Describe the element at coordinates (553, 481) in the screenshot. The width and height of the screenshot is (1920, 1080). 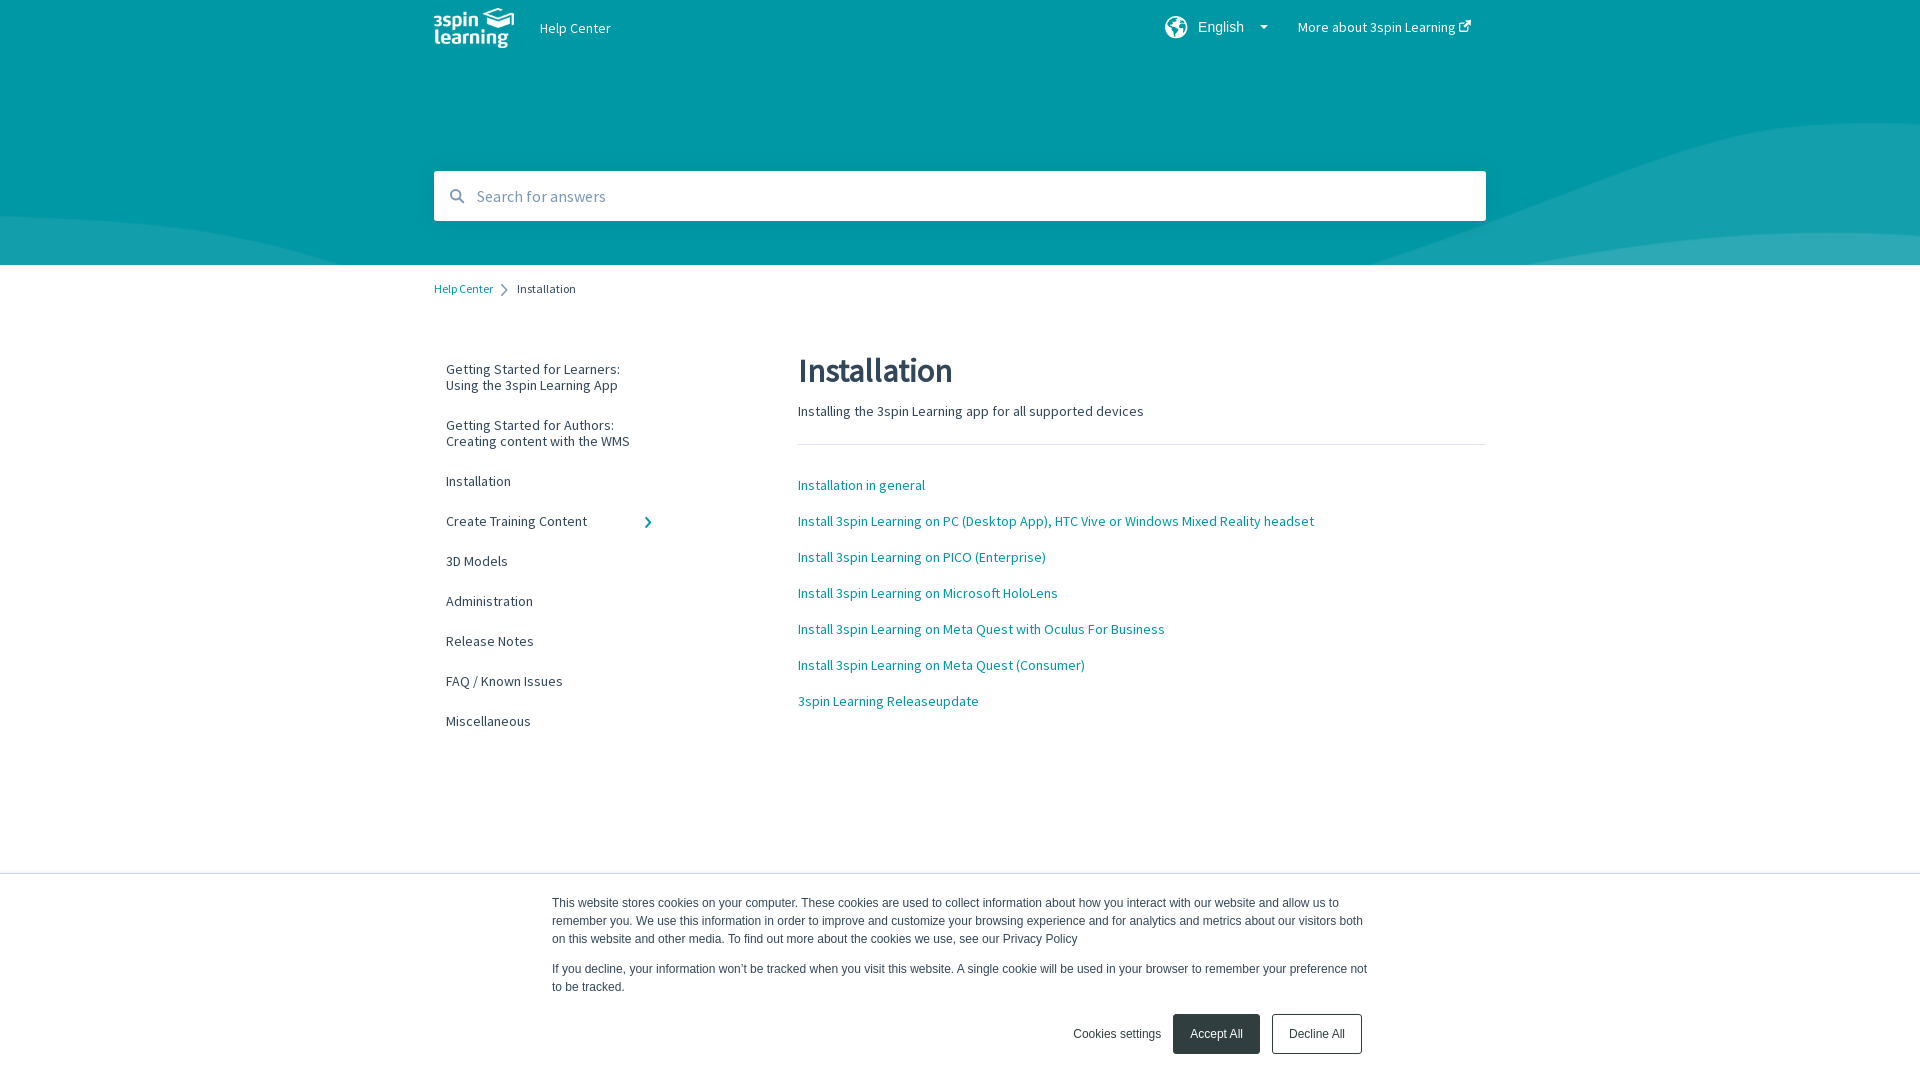
I see `'Installation'` at that location.